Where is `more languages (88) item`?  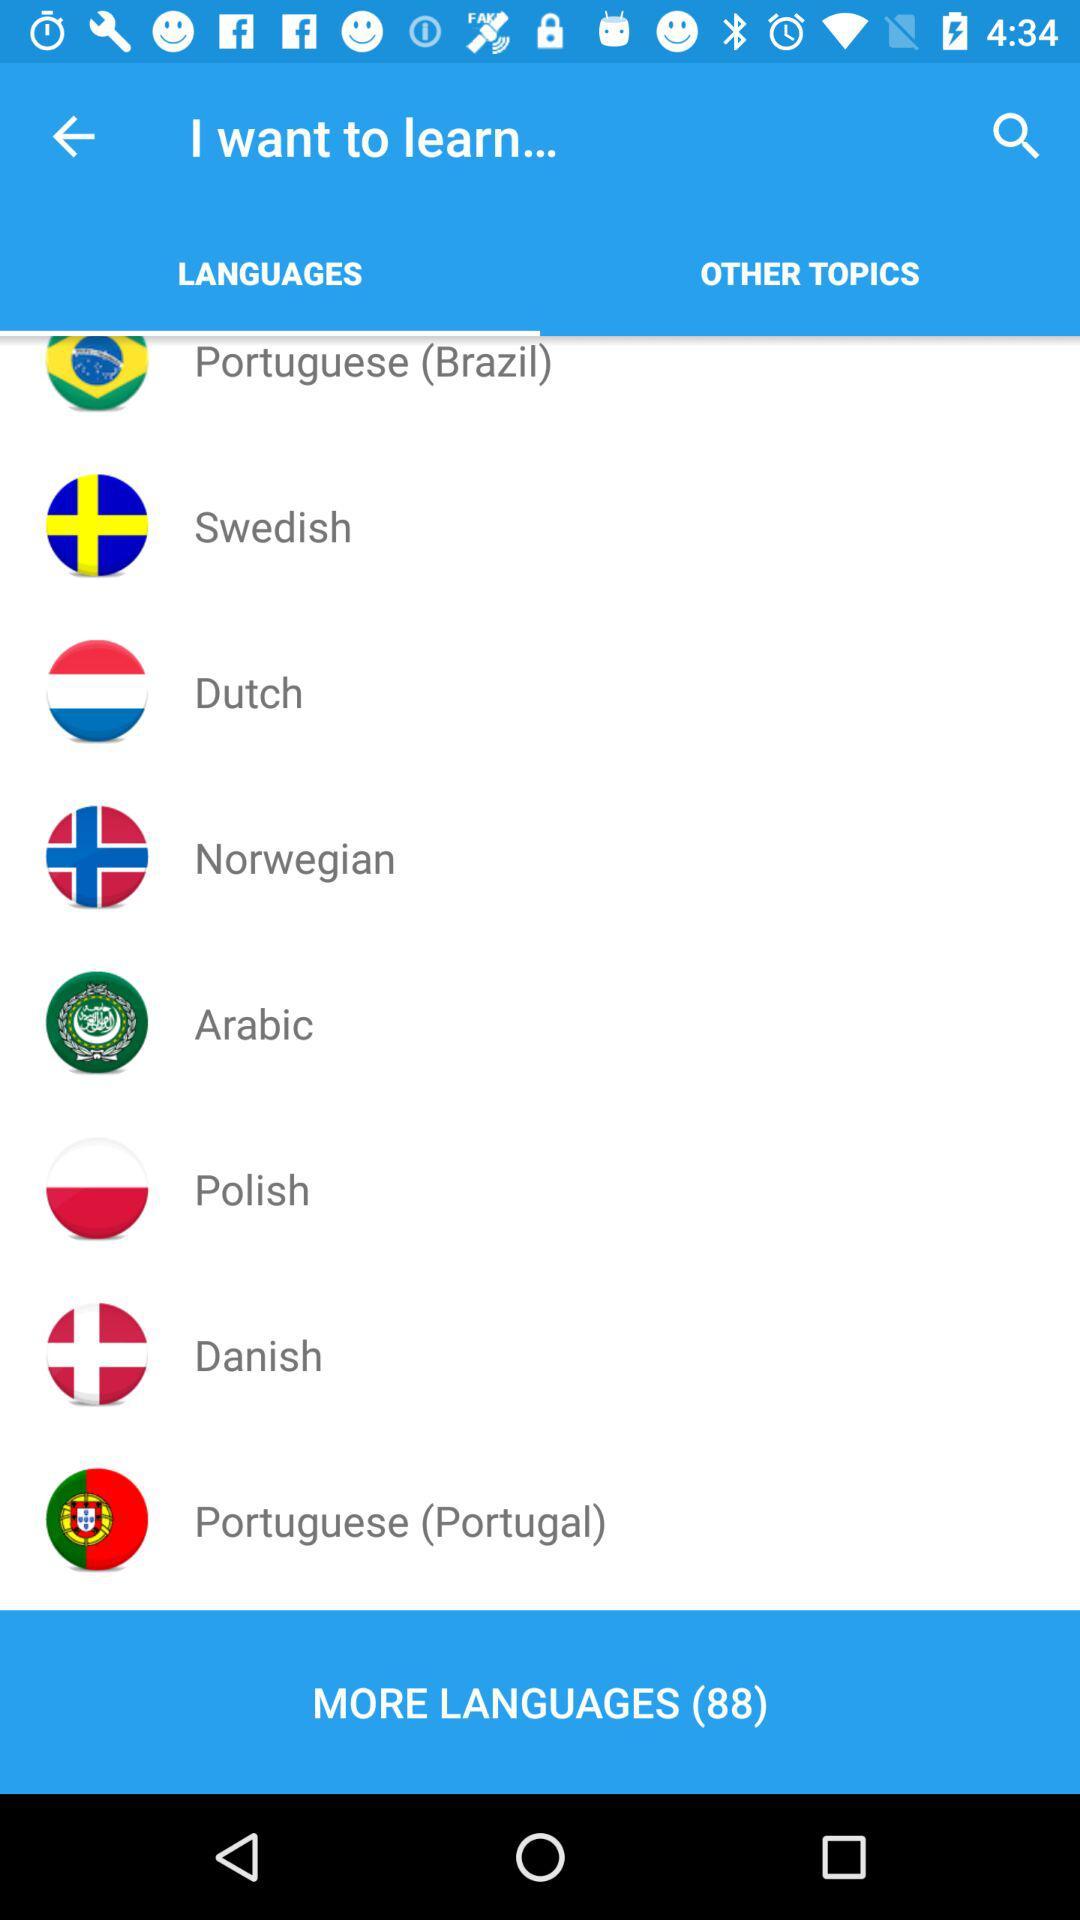 more languages (88) item is located at coordinates (540, 1701).